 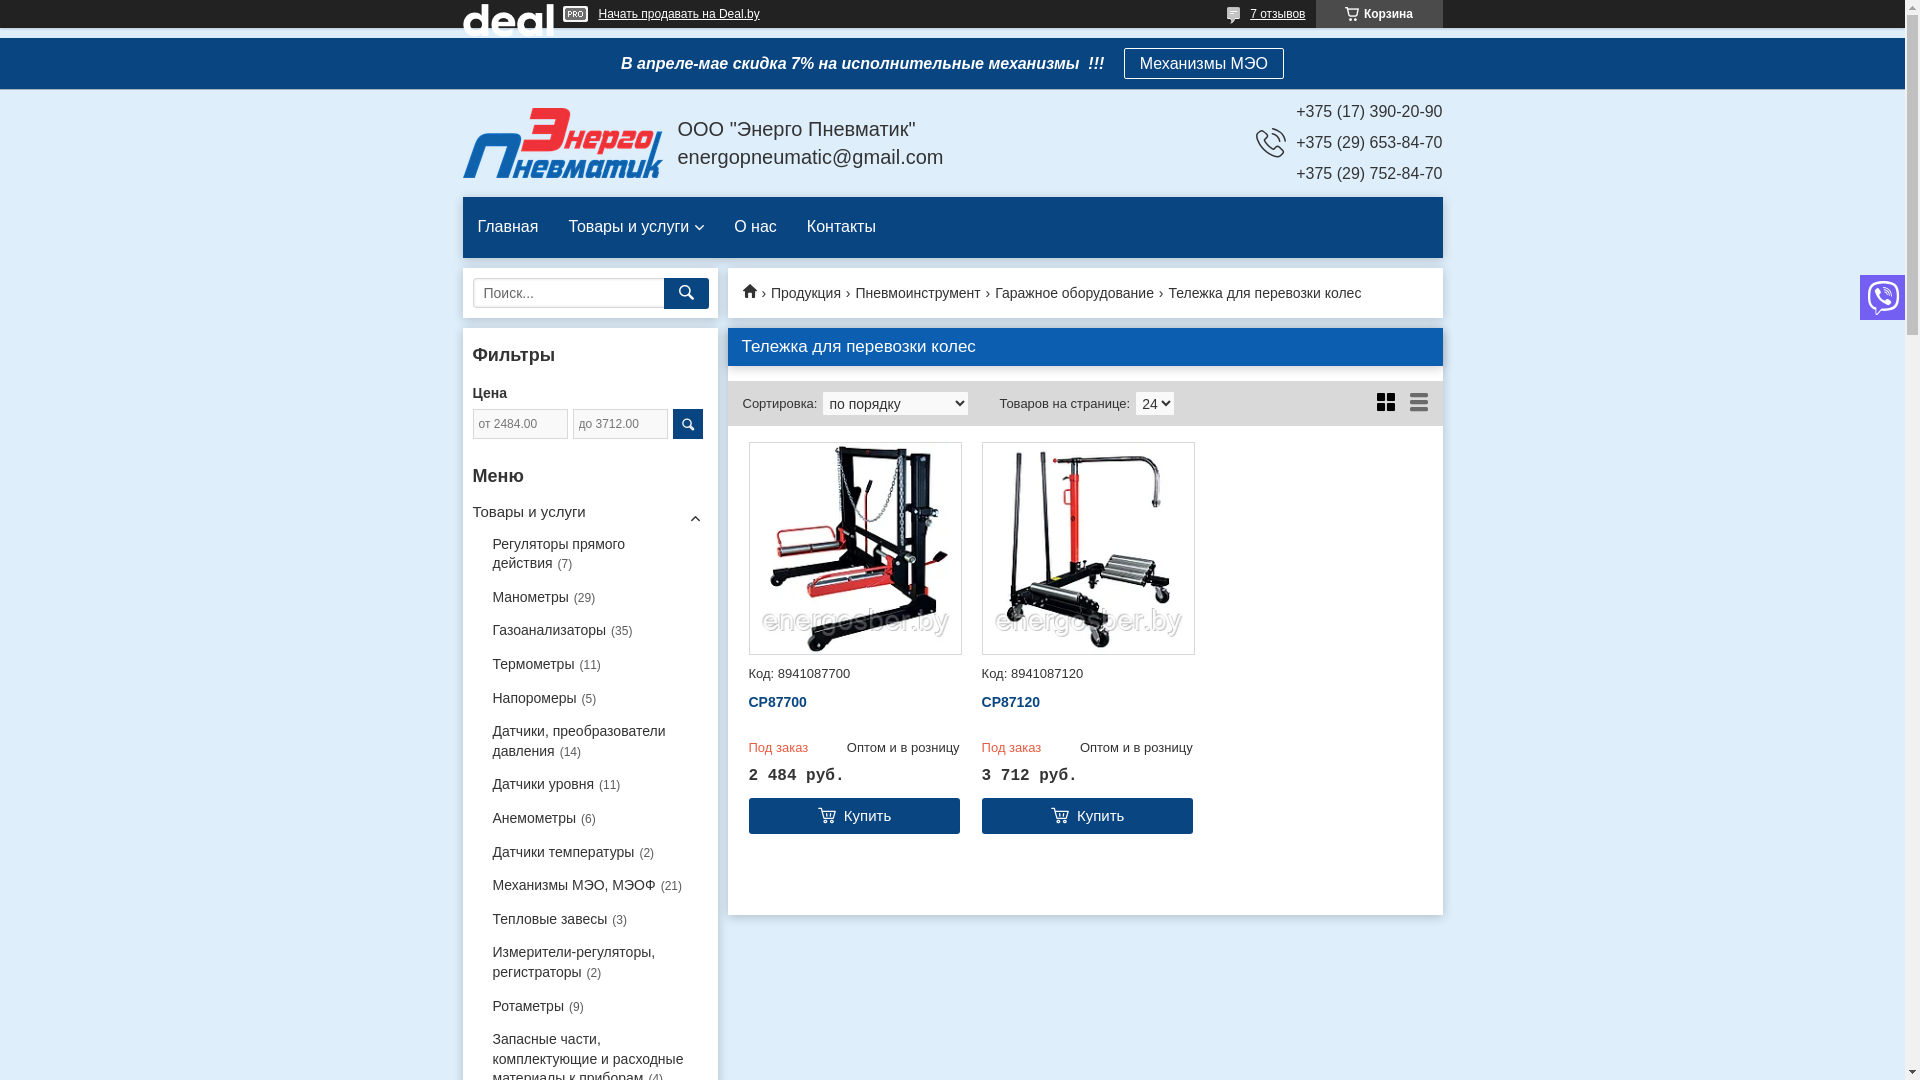 I want to click on 'CP87700', so click(x=747, y=548).